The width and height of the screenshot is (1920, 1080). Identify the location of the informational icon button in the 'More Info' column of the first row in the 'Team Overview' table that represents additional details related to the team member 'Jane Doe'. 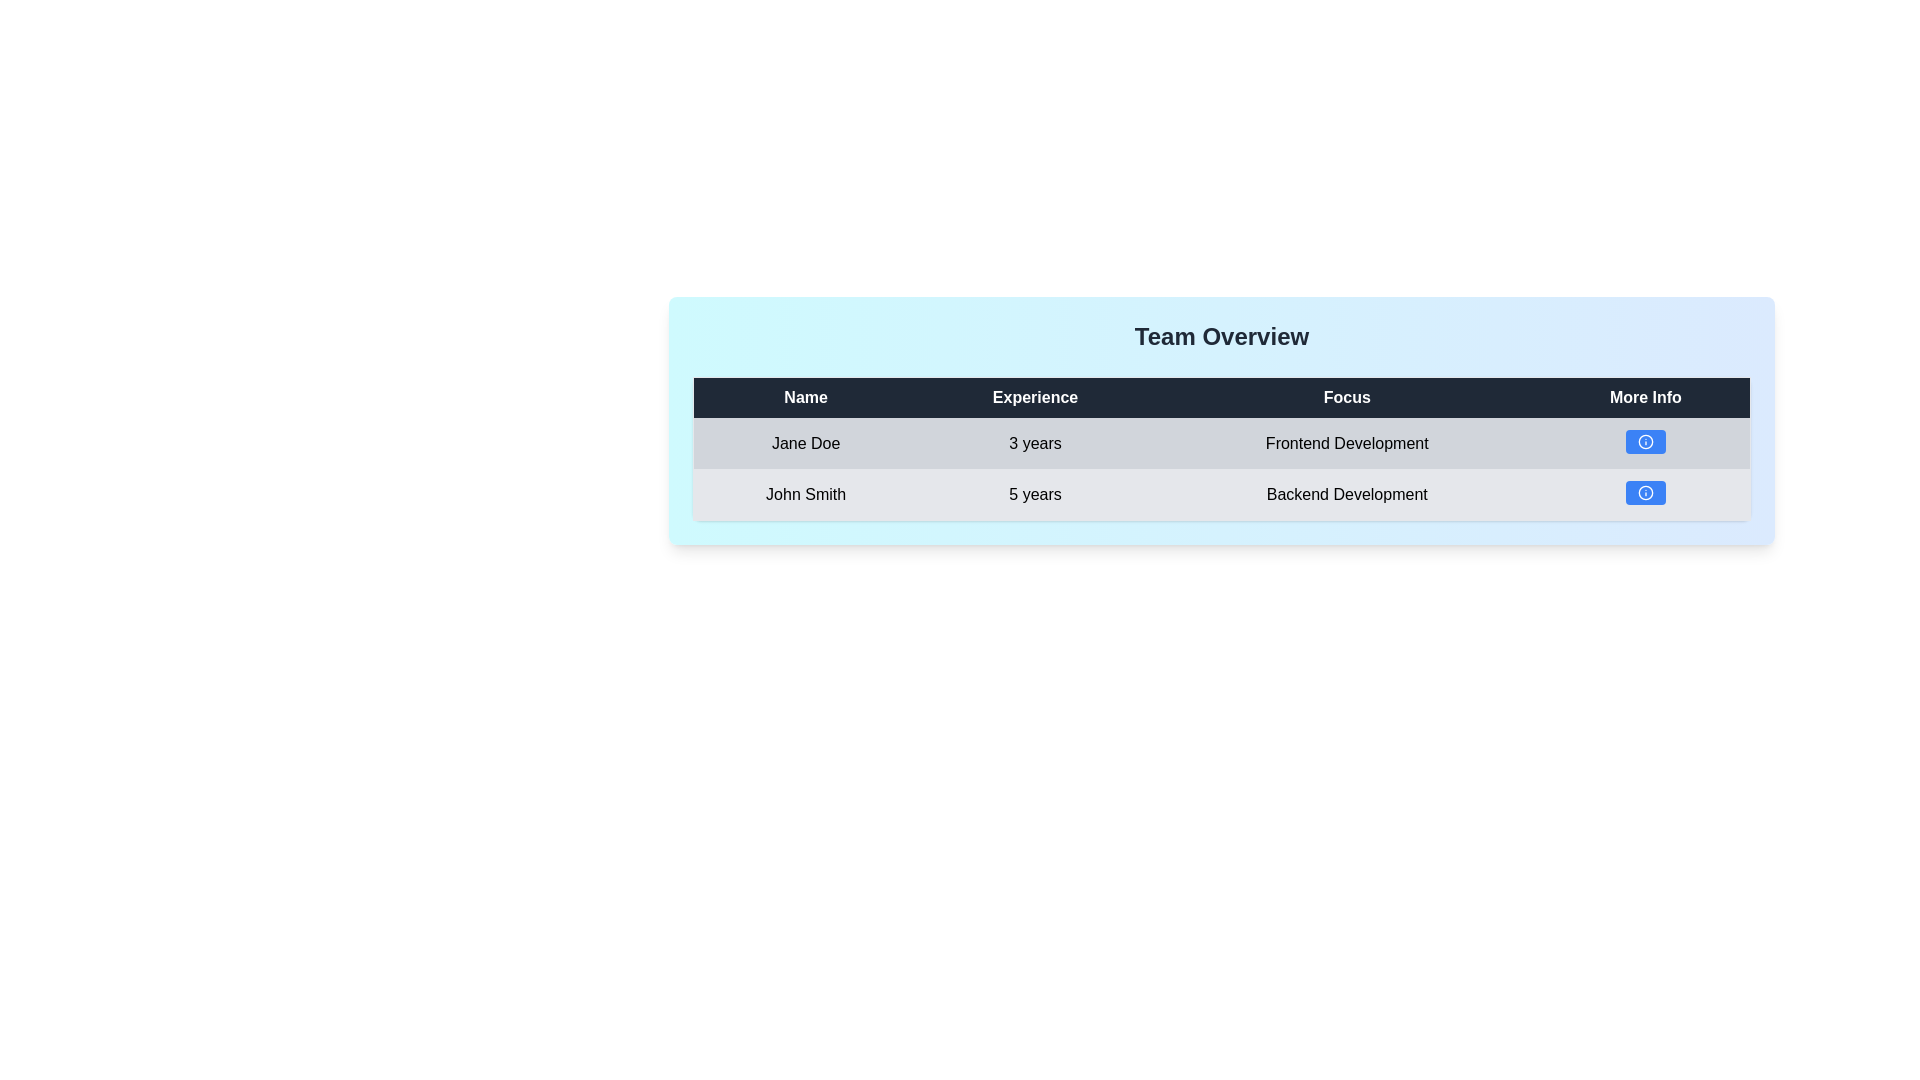
(1645, 441).